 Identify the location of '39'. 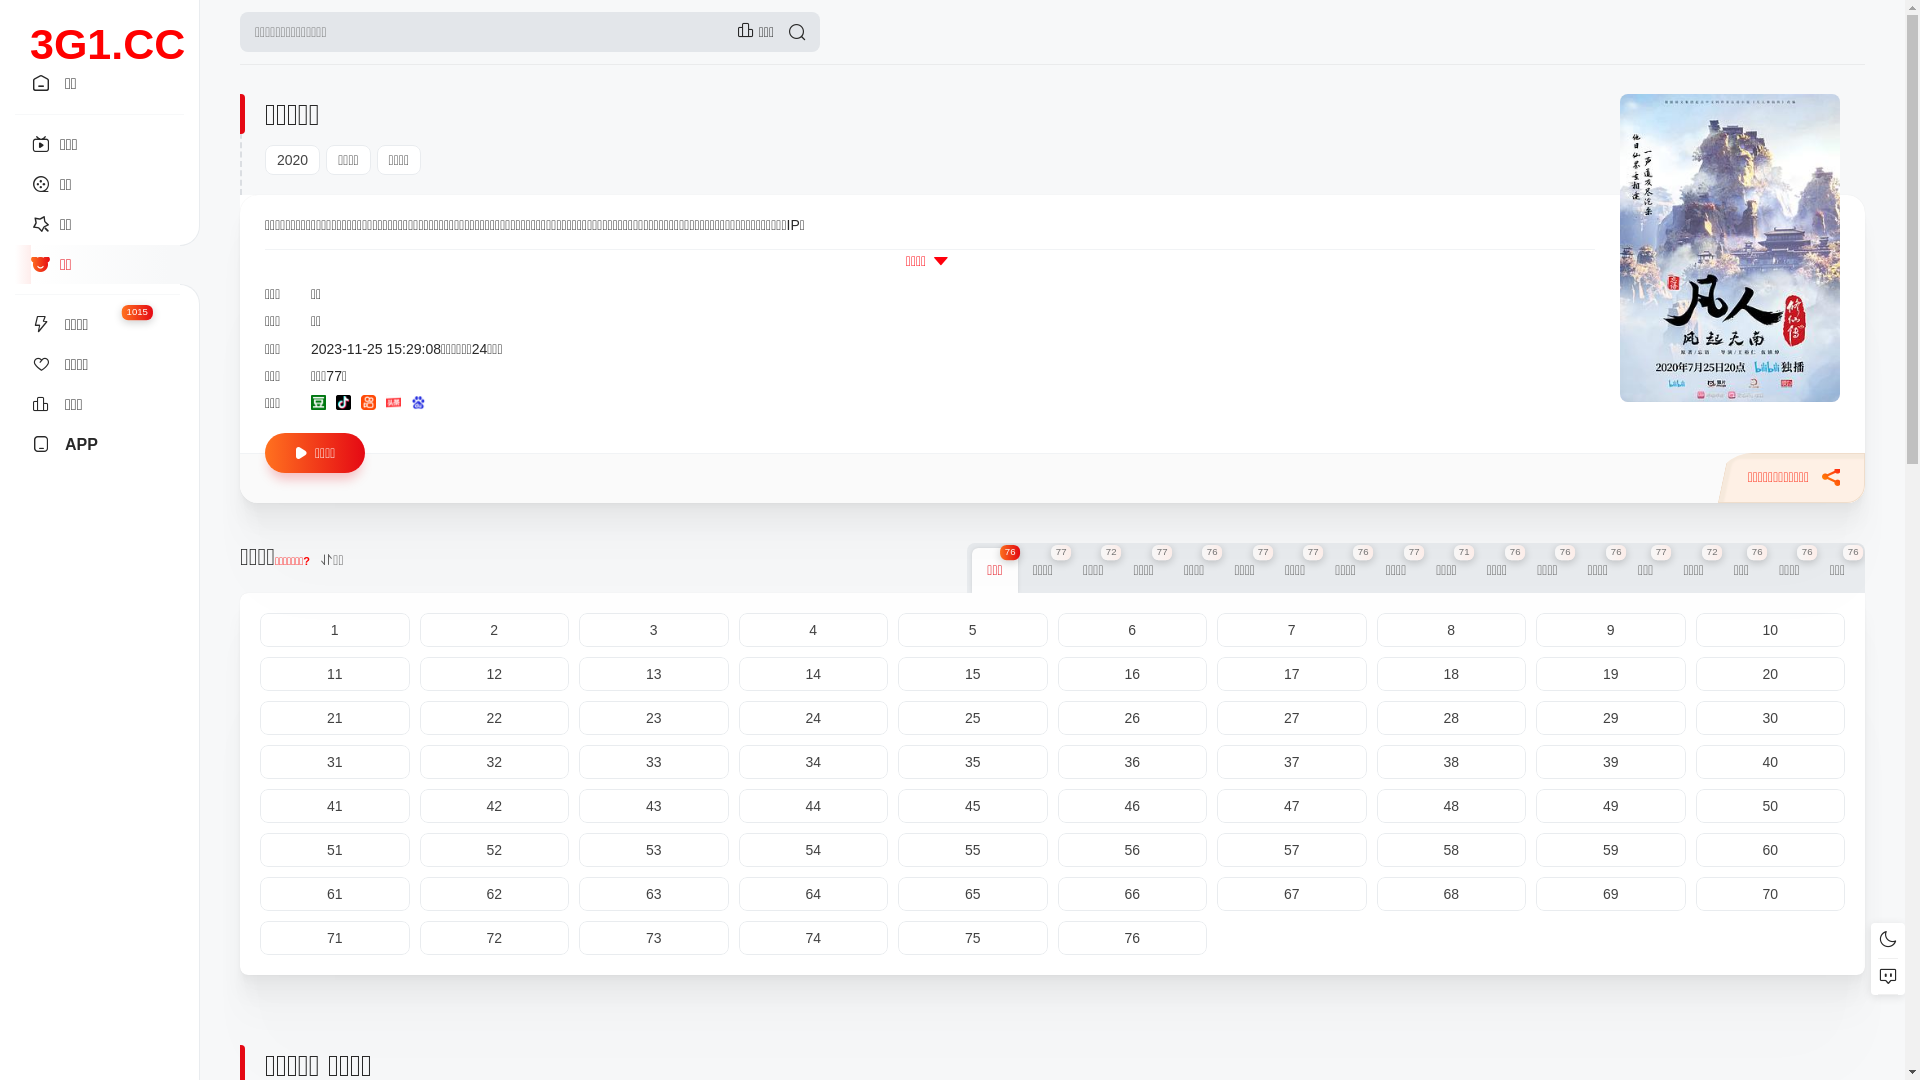
(1535, 762).